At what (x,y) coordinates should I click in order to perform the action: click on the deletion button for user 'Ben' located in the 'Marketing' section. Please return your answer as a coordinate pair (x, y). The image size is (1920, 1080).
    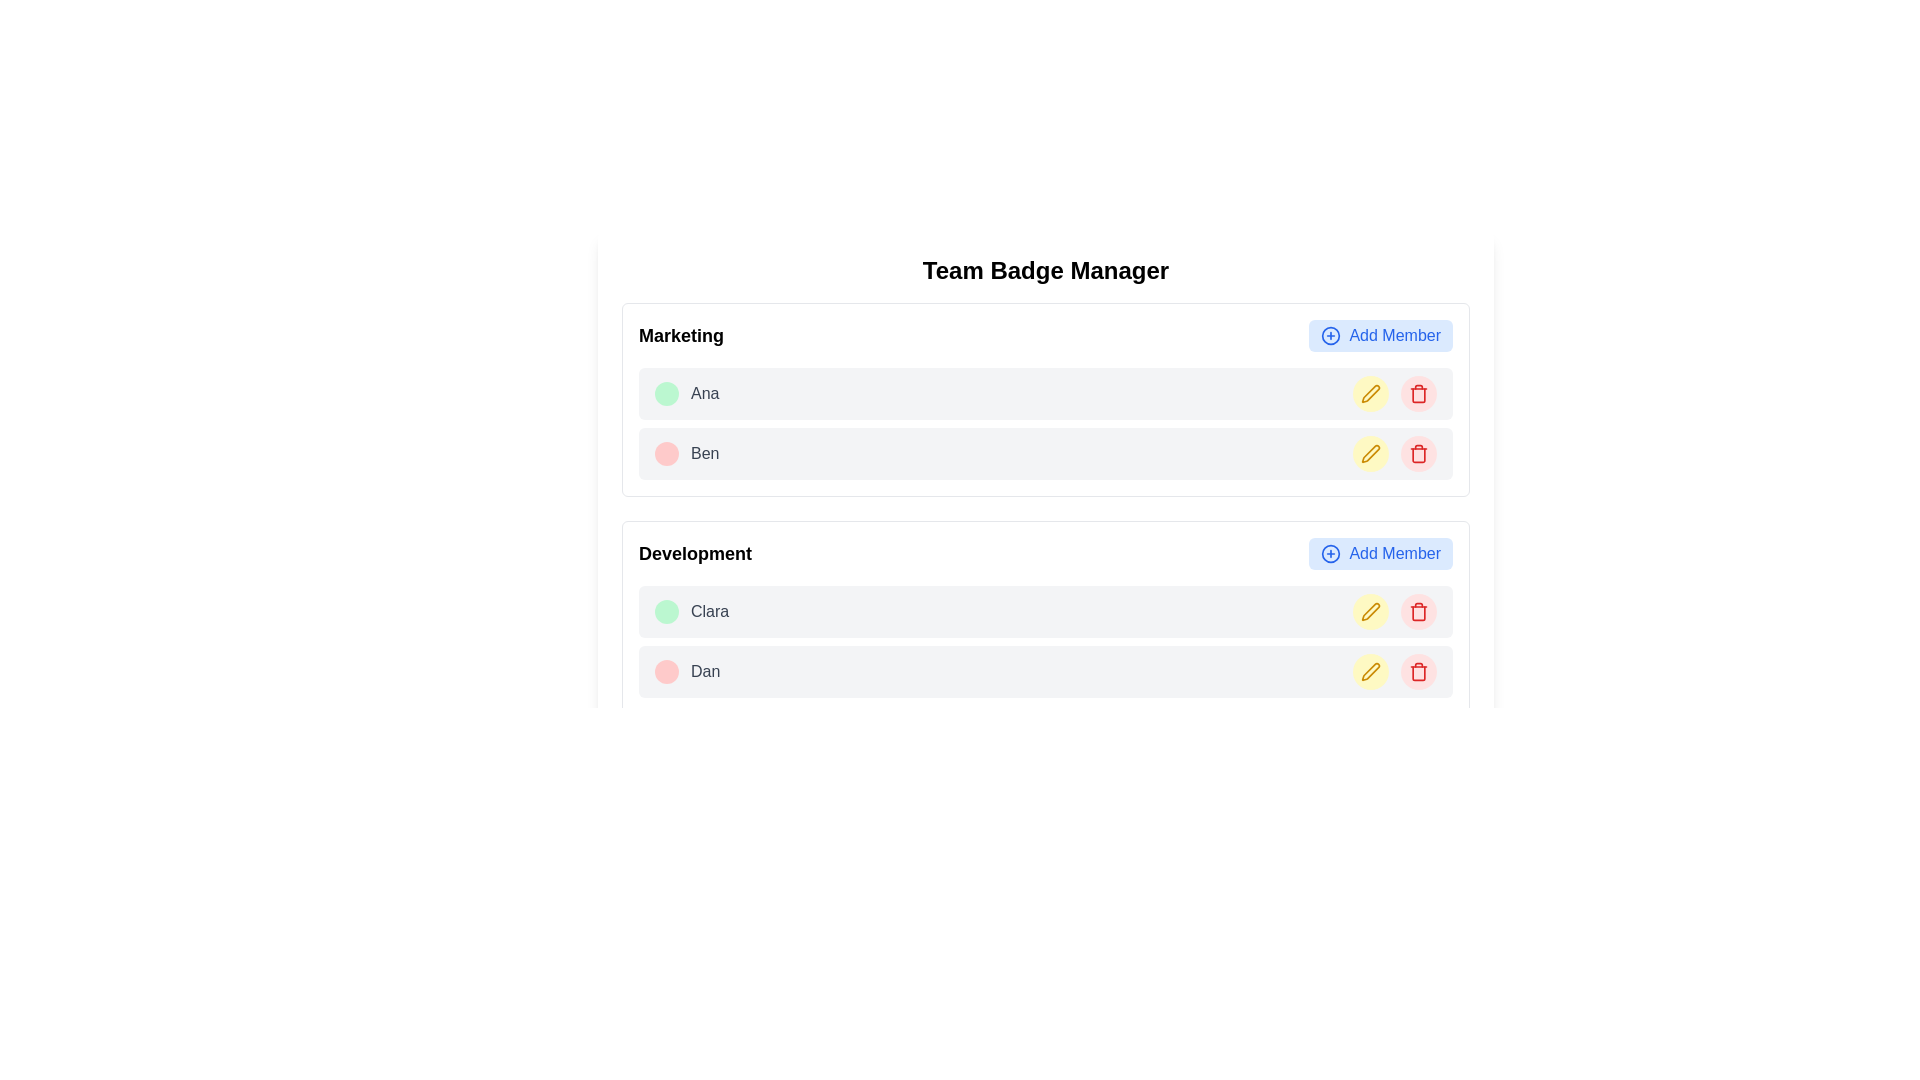
    Looking at the image, I should click on (1418, 454).